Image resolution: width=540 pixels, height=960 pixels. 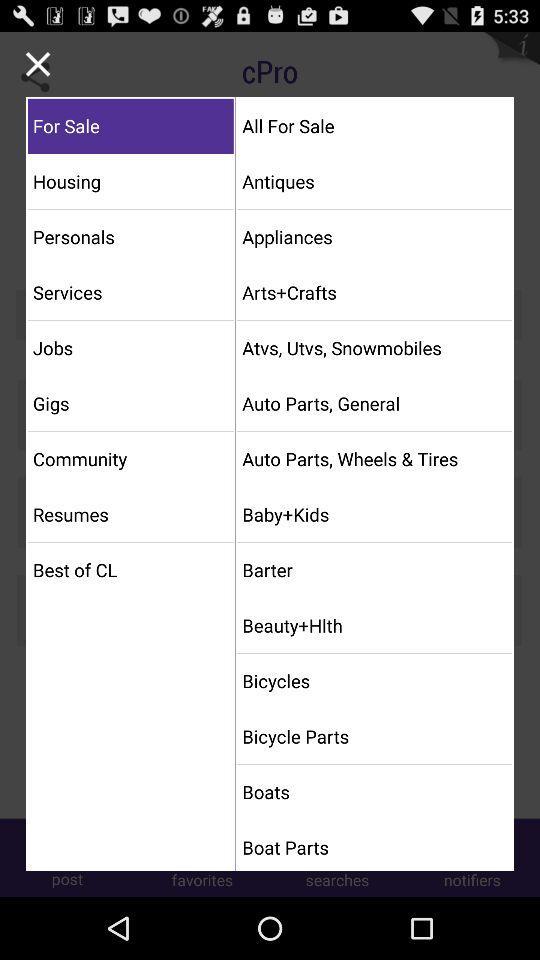 What do you see at coordinates (130, 291) in the screenshot?
I see `services app` at bounding box center [130, 291].